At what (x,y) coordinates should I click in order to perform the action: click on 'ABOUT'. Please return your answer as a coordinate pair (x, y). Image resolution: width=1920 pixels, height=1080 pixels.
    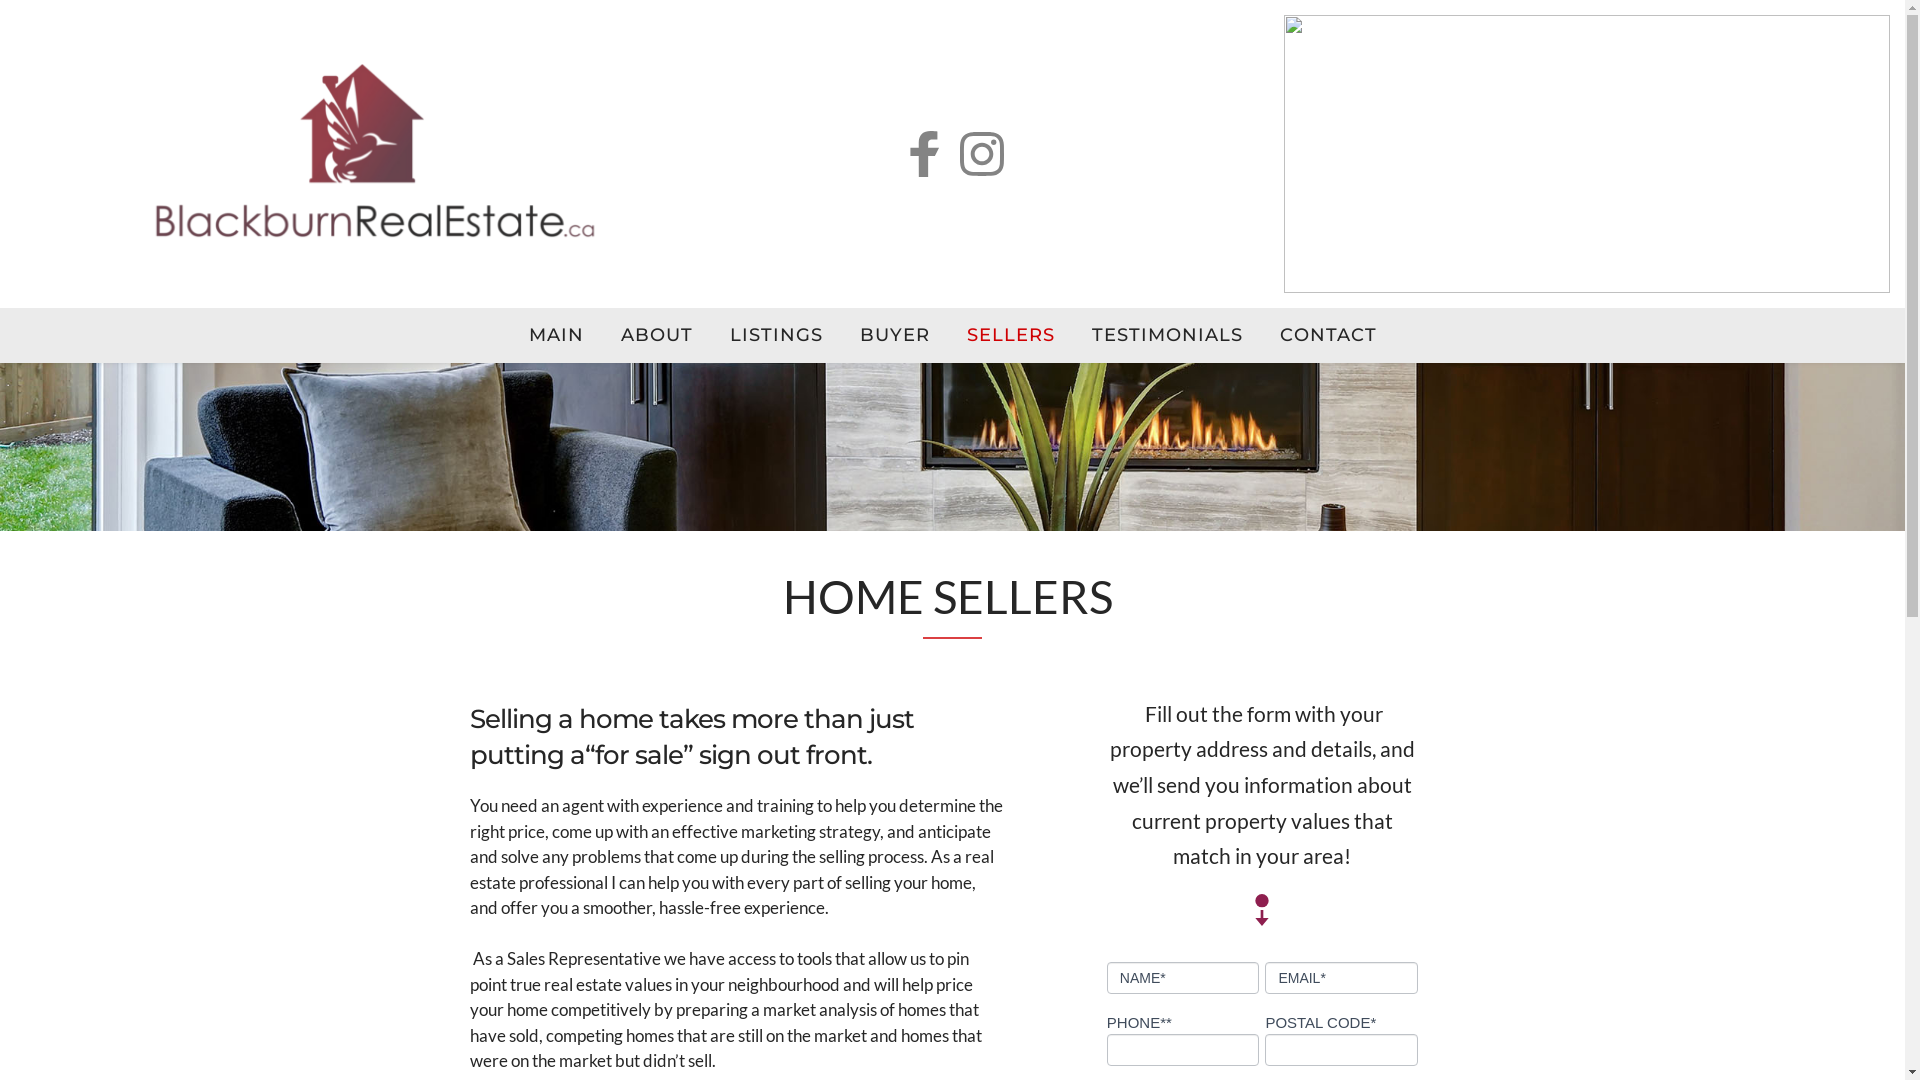
    Looking at the image, I should click on (657, 334).